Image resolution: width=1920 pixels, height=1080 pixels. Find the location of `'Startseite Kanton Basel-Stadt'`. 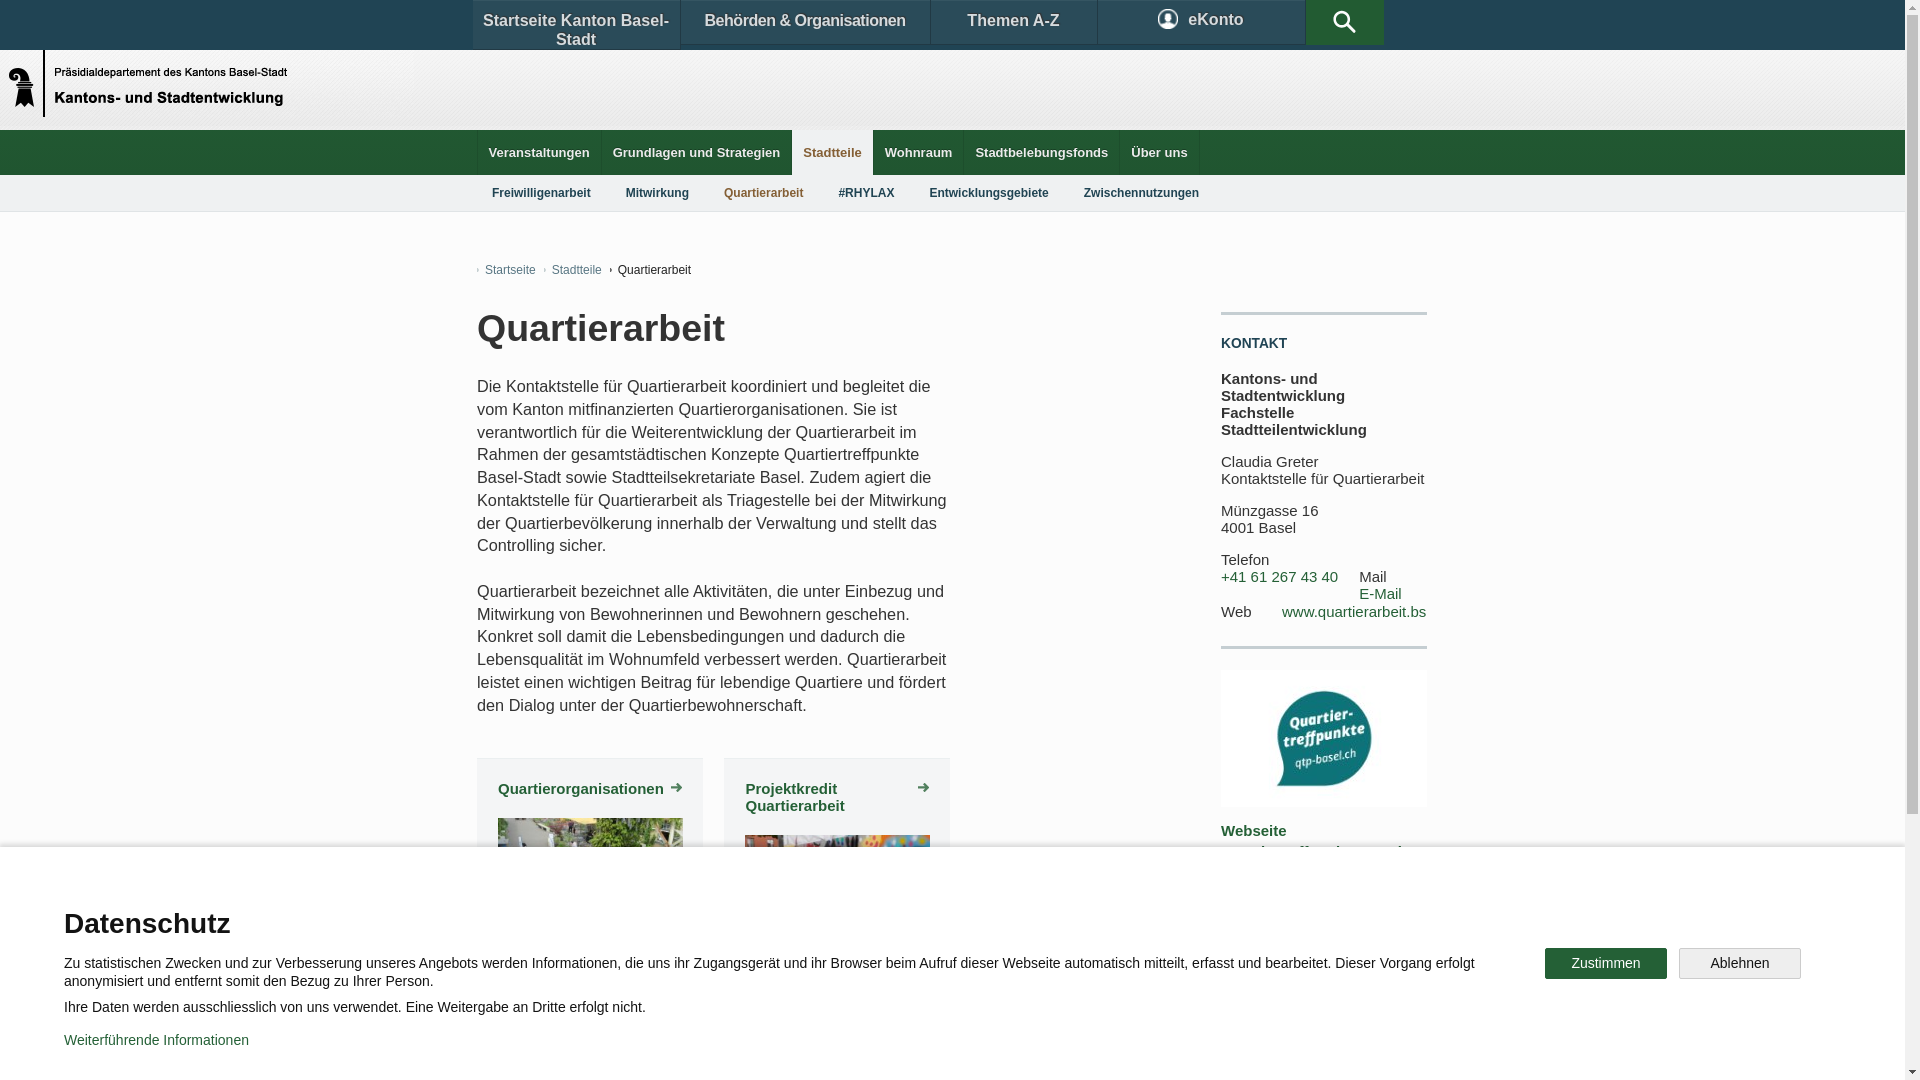

'Startseite Kanton Basel-Stadt' is located at coordinates (574, 24).